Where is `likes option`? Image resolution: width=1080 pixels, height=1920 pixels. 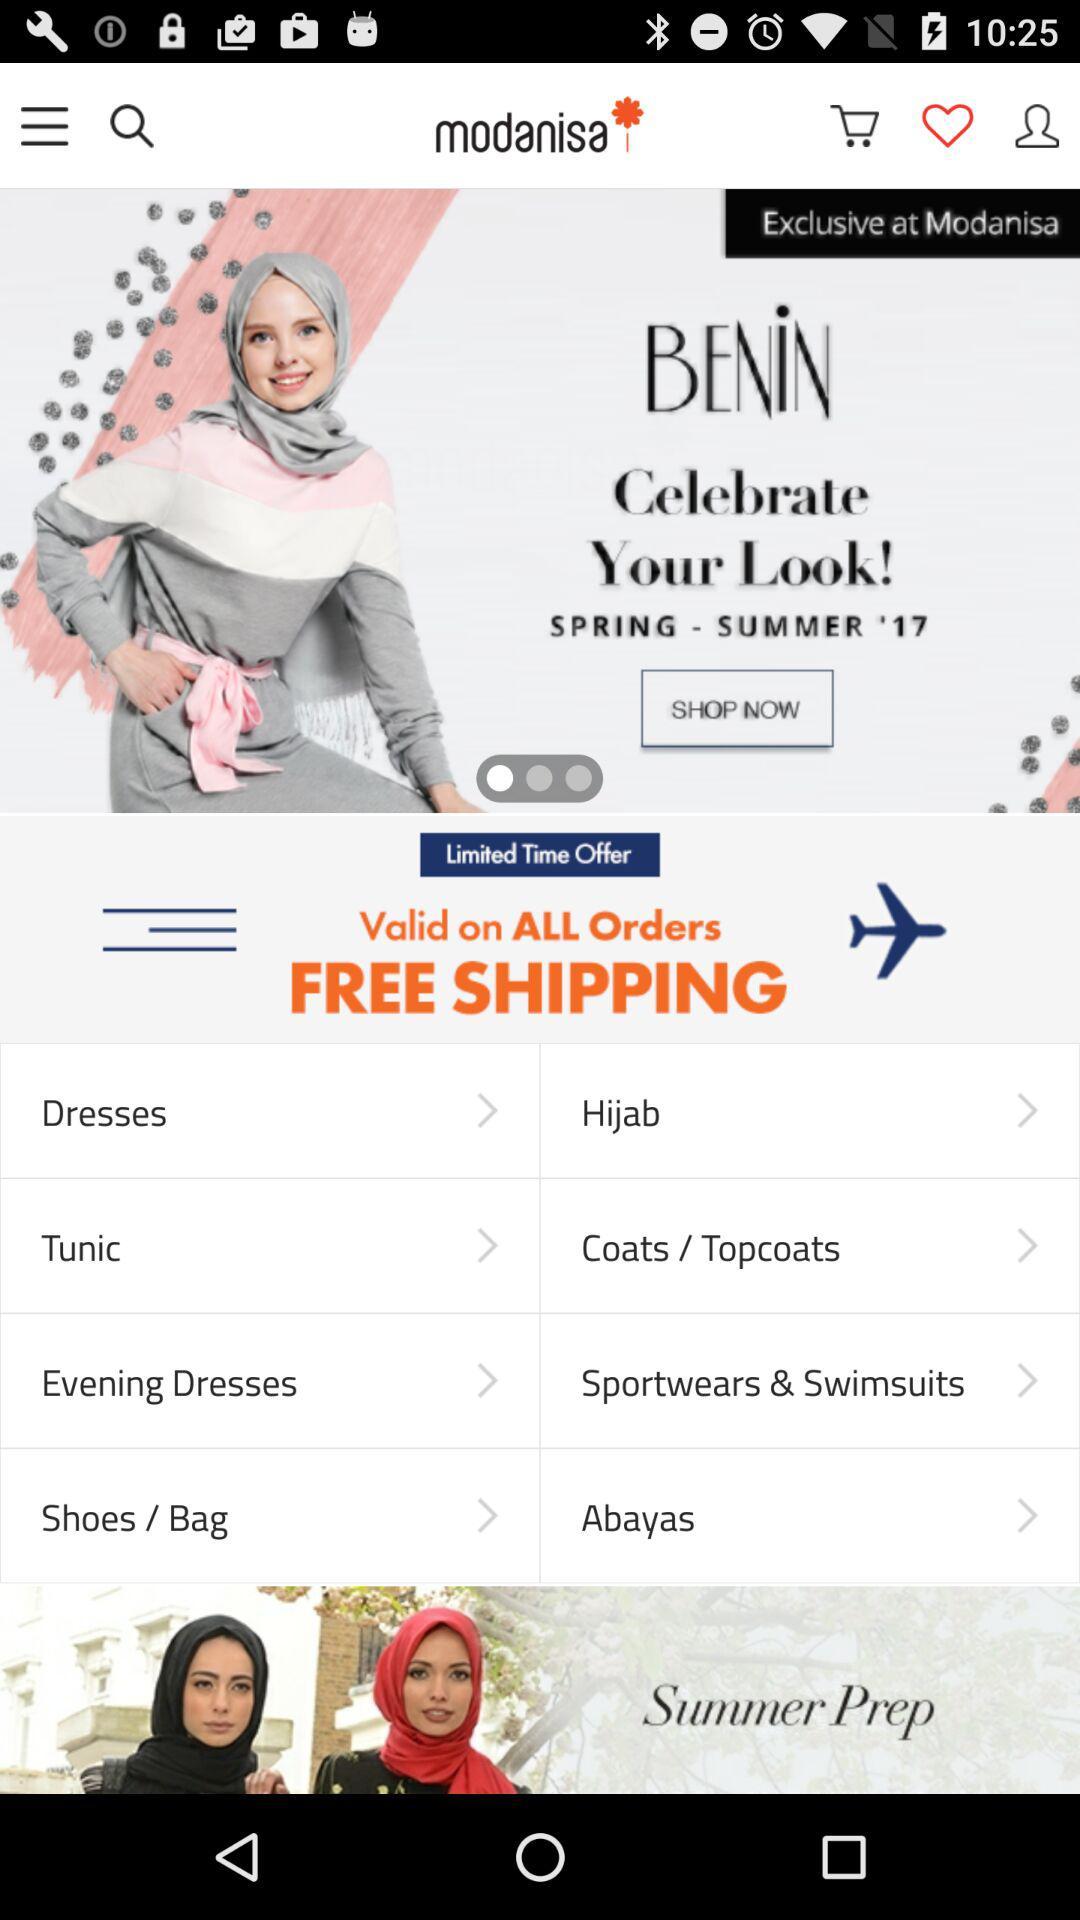
likes option is located at coordinates (946, 124).